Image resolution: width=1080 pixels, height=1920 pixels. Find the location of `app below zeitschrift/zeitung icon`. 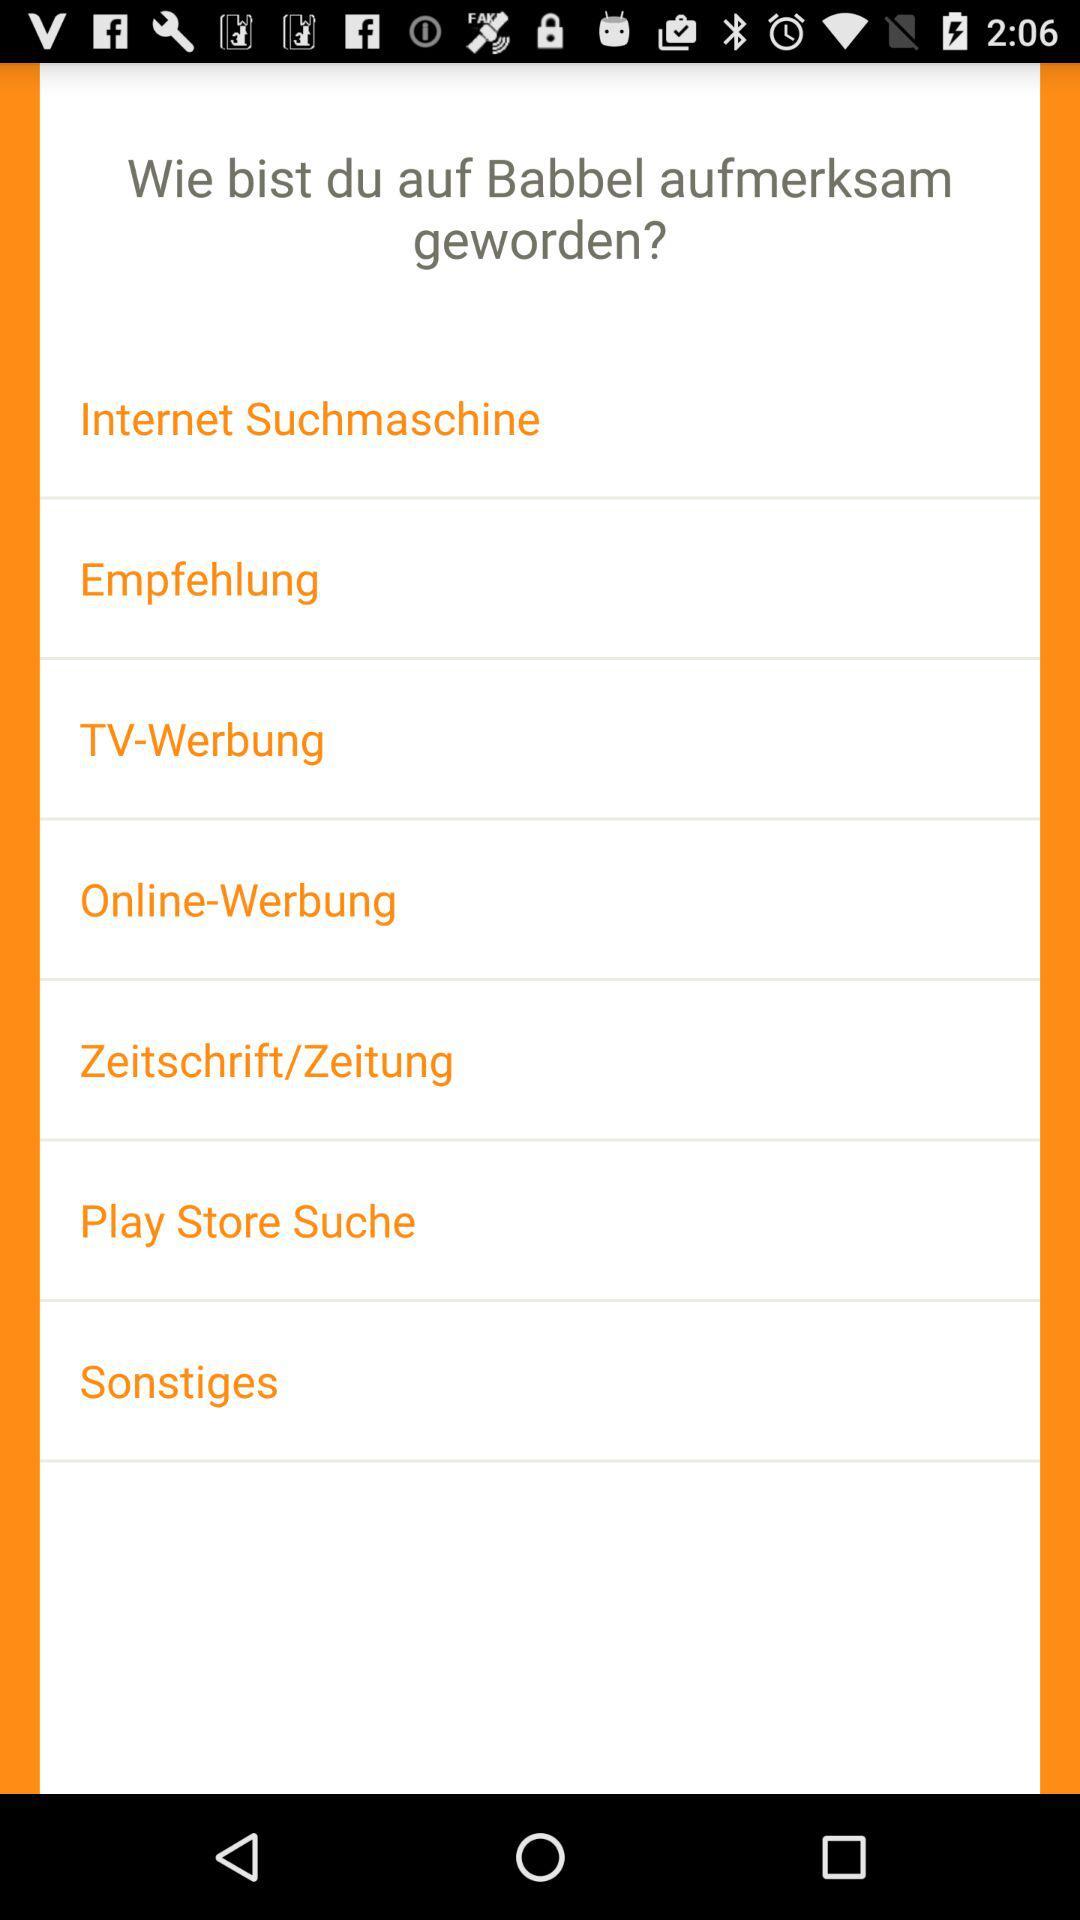

app below zeitschrift/zeitung icon is located at coordinates (540, 1219).